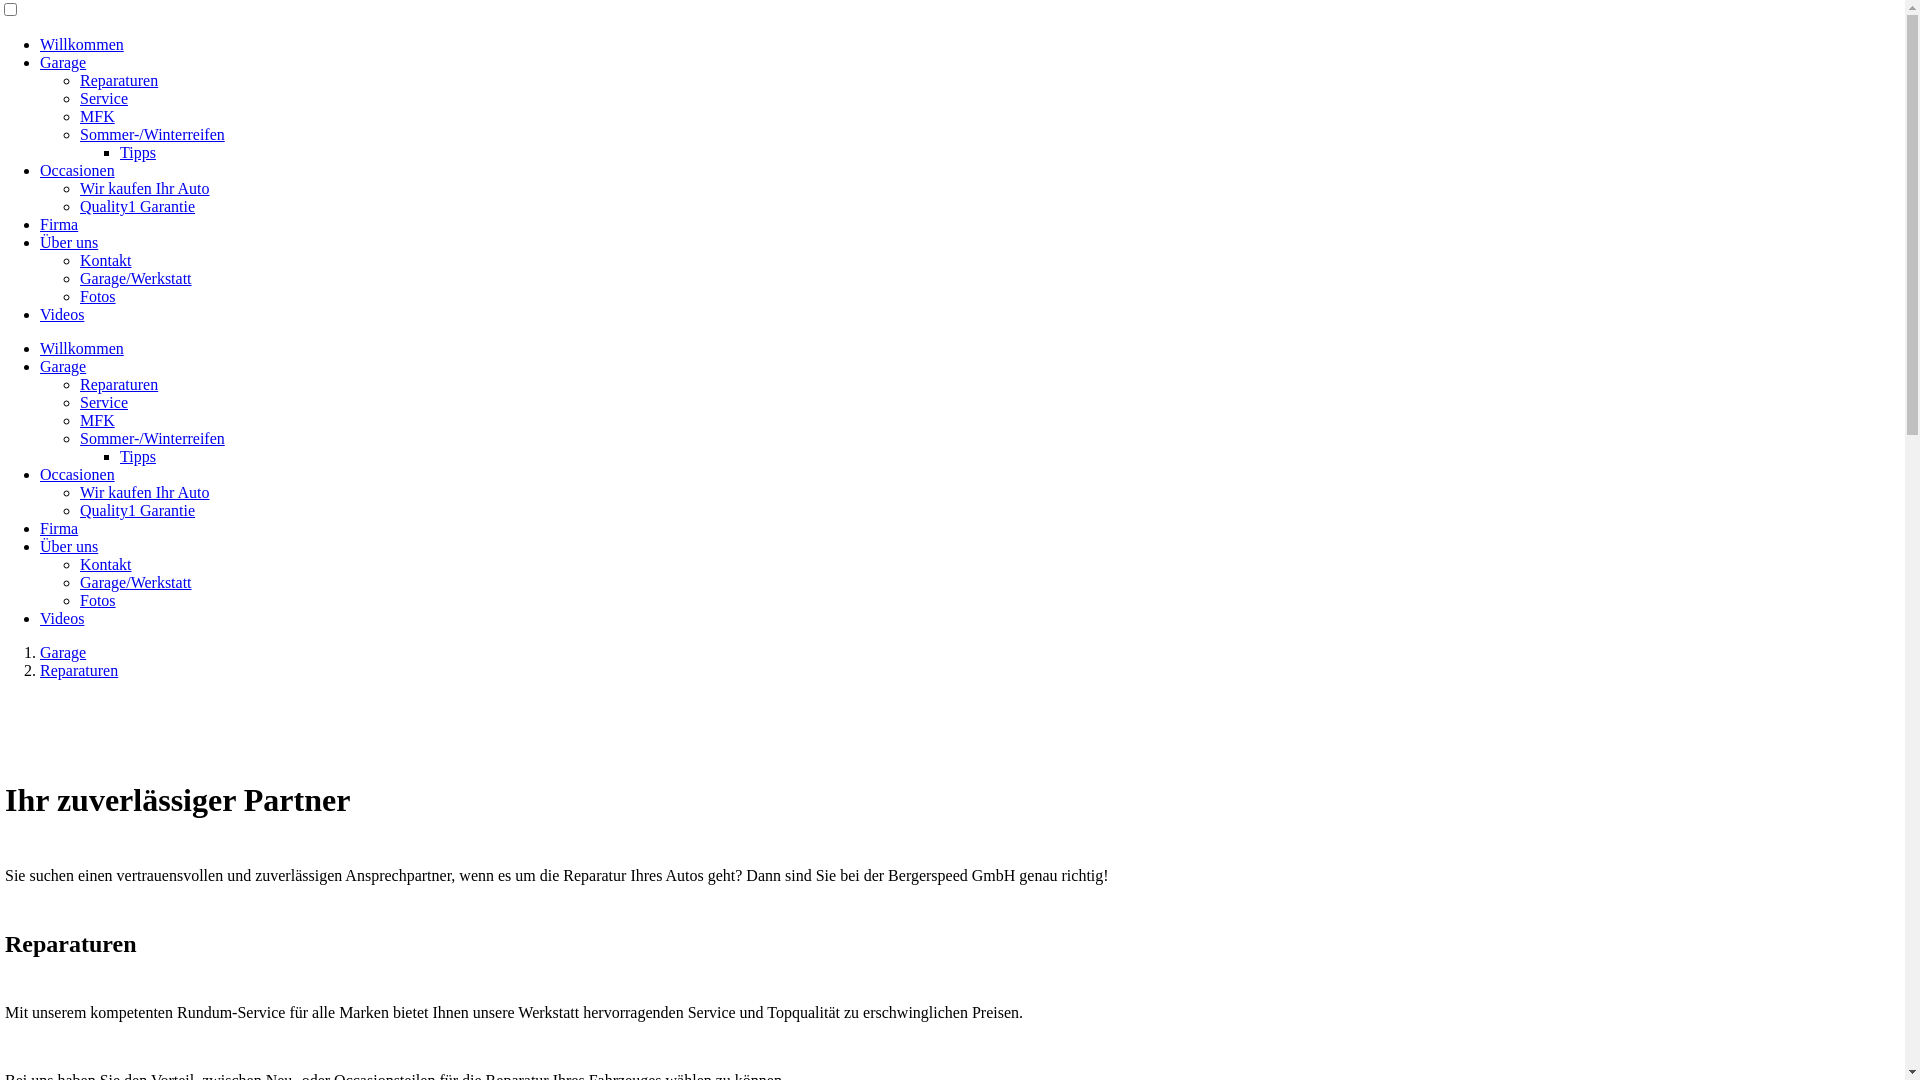 The width and height of the screenshot is (1920, 1080). I want to click on 'Service', so click(103, 402).